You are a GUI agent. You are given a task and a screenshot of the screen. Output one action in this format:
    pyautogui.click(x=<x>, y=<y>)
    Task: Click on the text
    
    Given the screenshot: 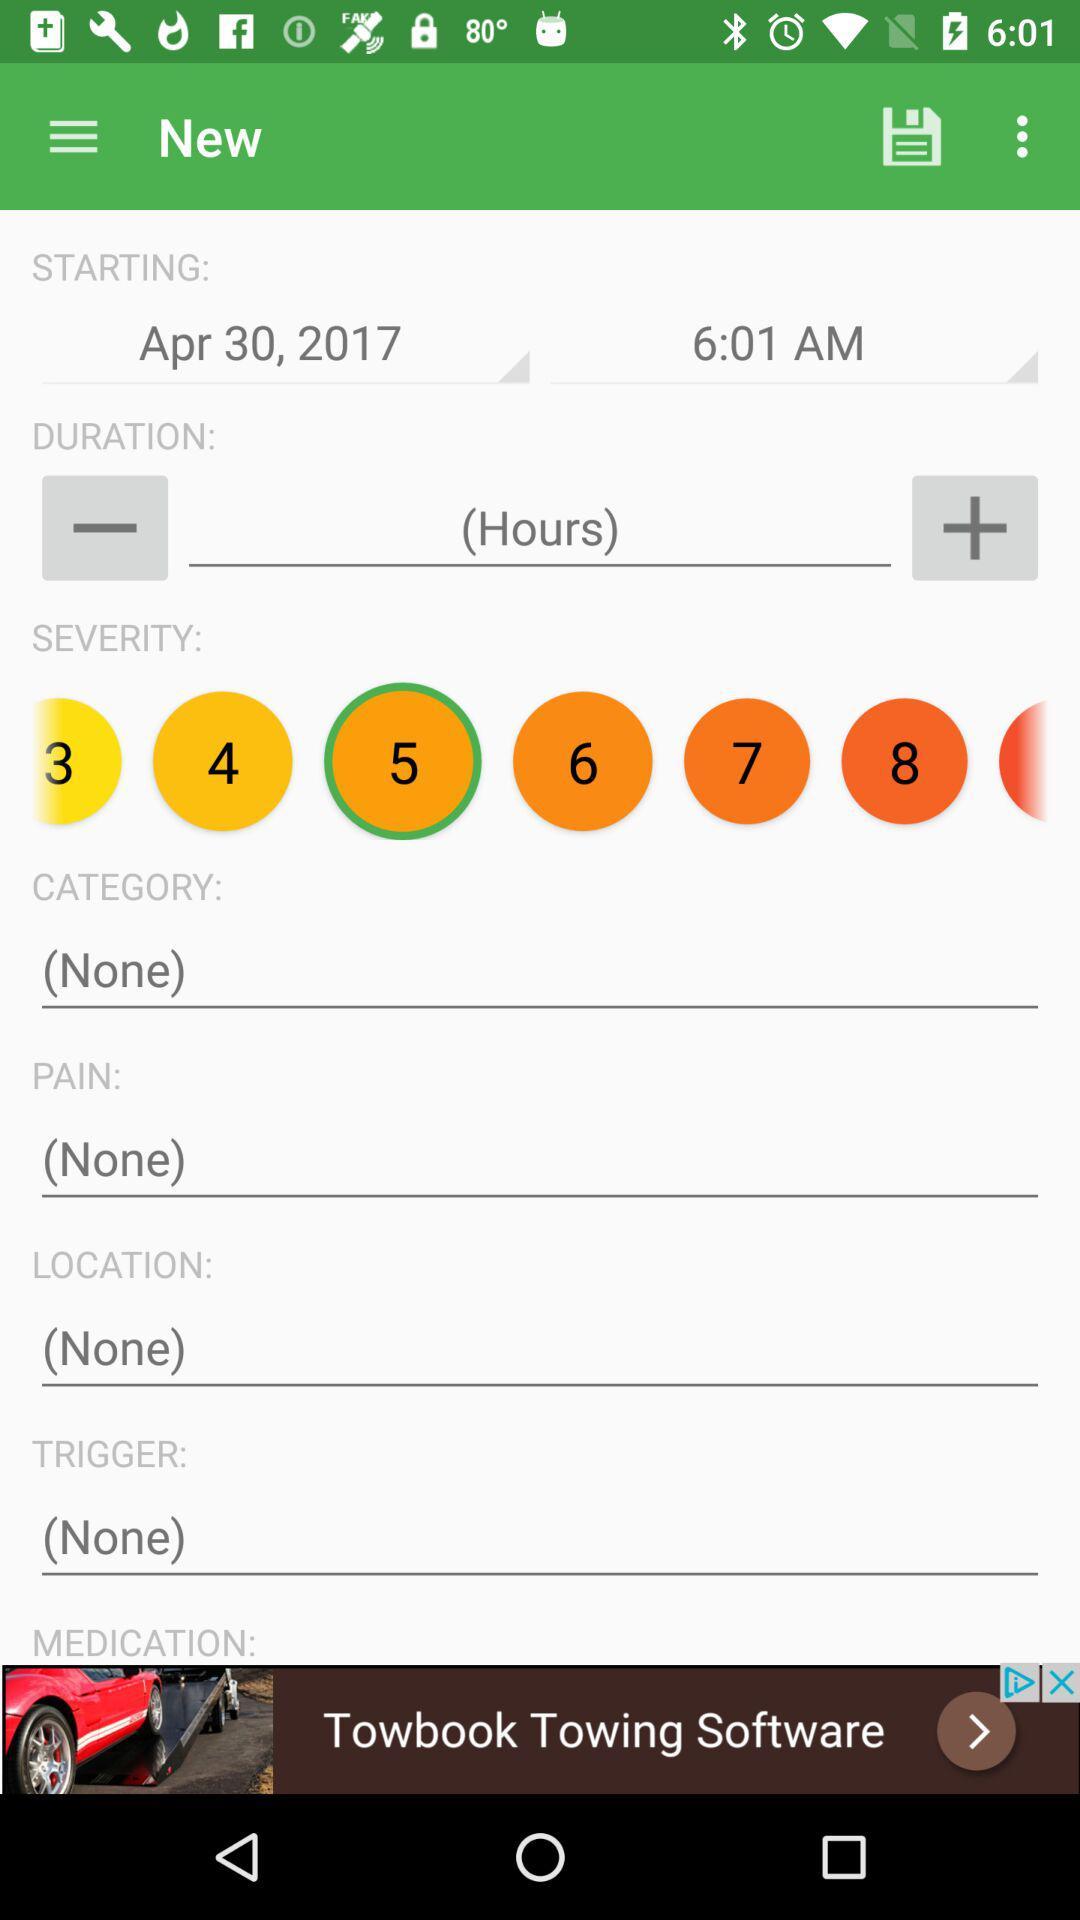 What is the action you would take?
    pyautogui.click(x=540, y=969)
    